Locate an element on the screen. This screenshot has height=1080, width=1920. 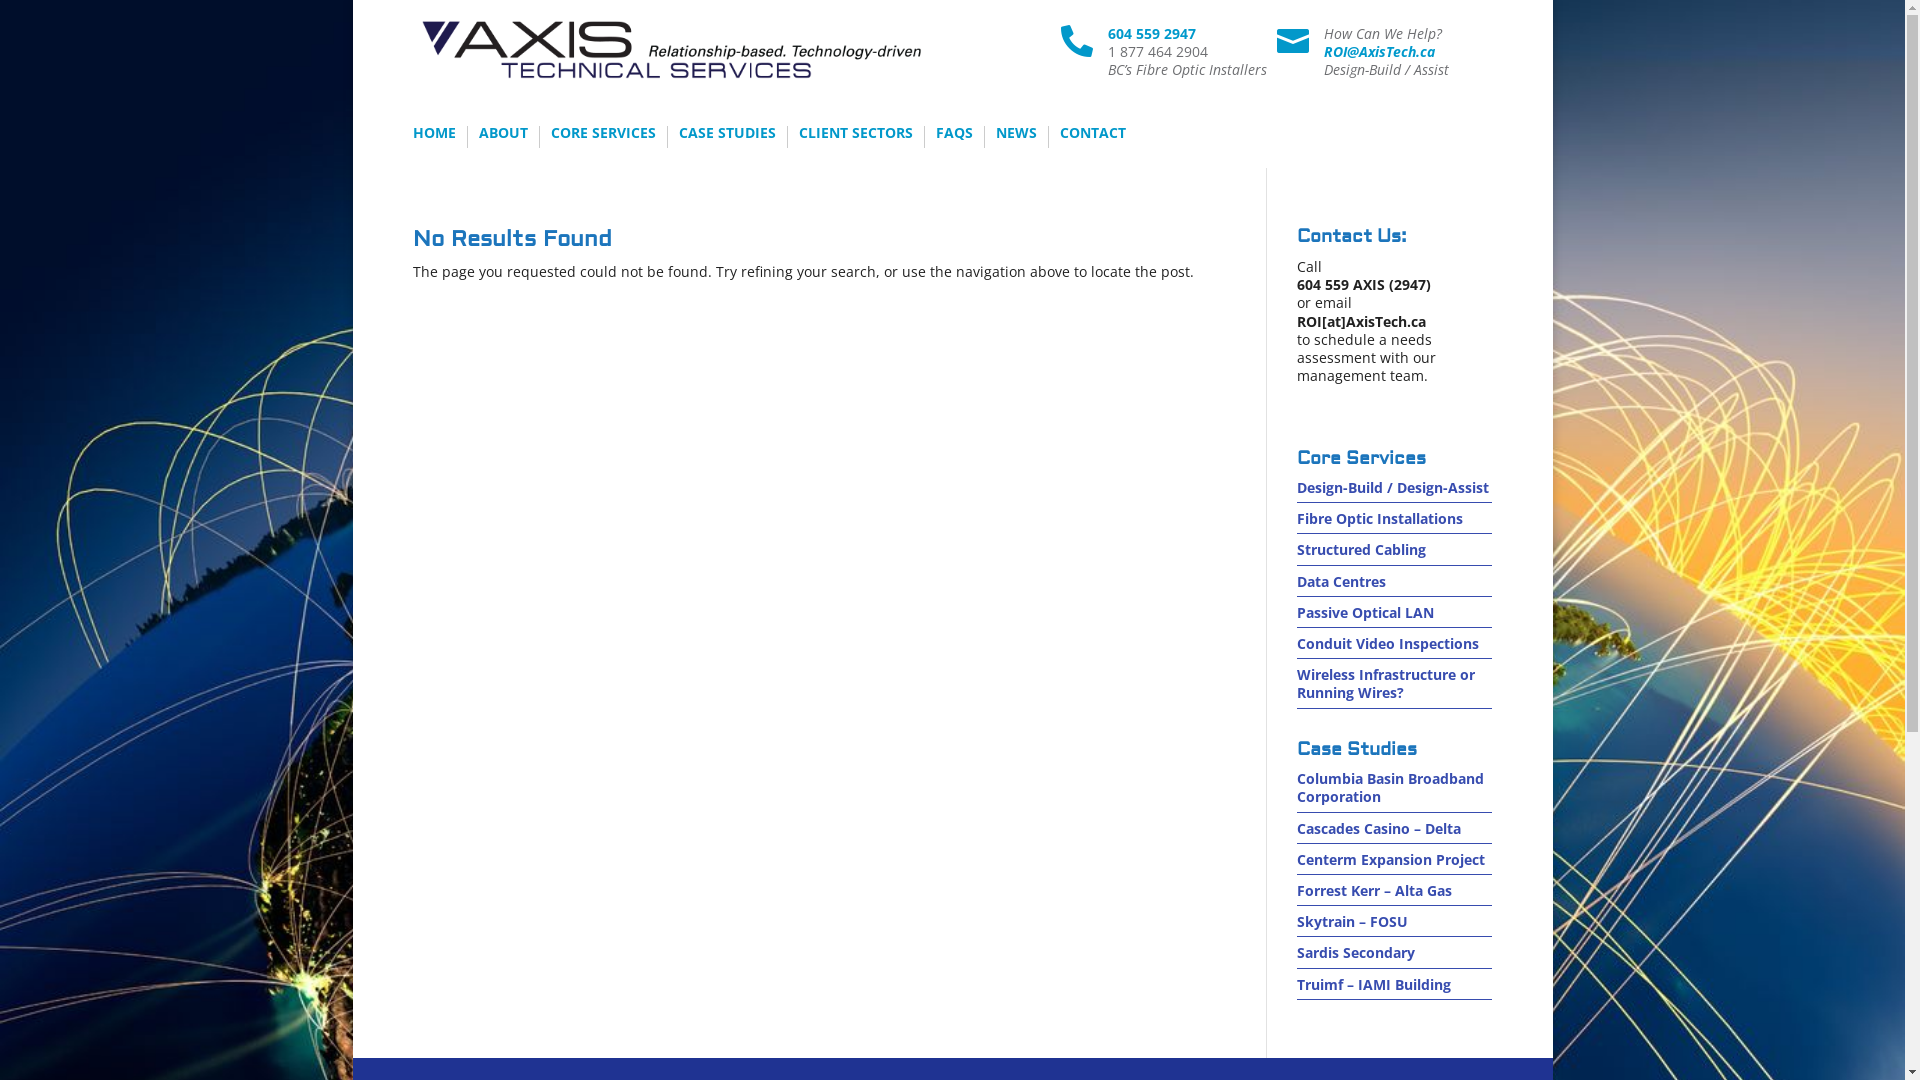
'Design-Build / Design-Assist' is located at coordinates (1391, 487).